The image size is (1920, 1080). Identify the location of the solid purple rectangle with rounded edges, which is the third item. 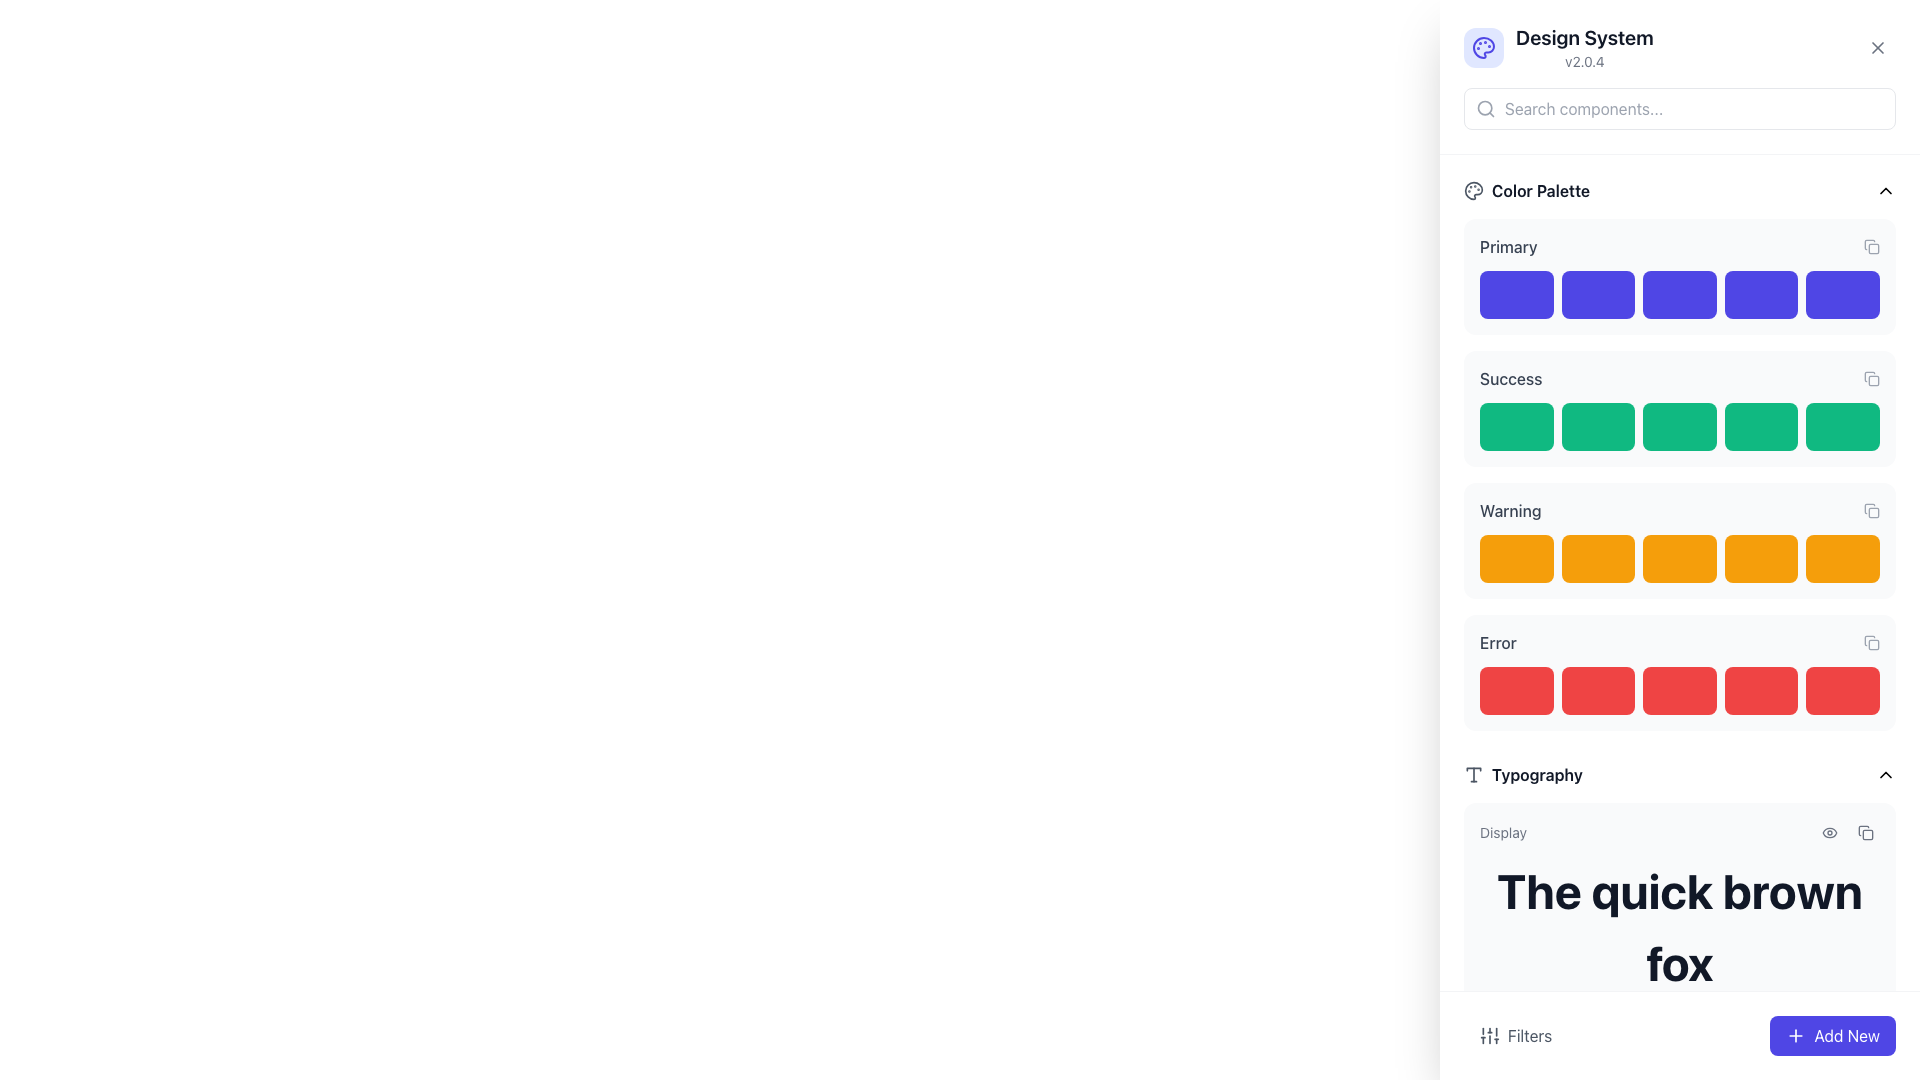
(1680, 277).